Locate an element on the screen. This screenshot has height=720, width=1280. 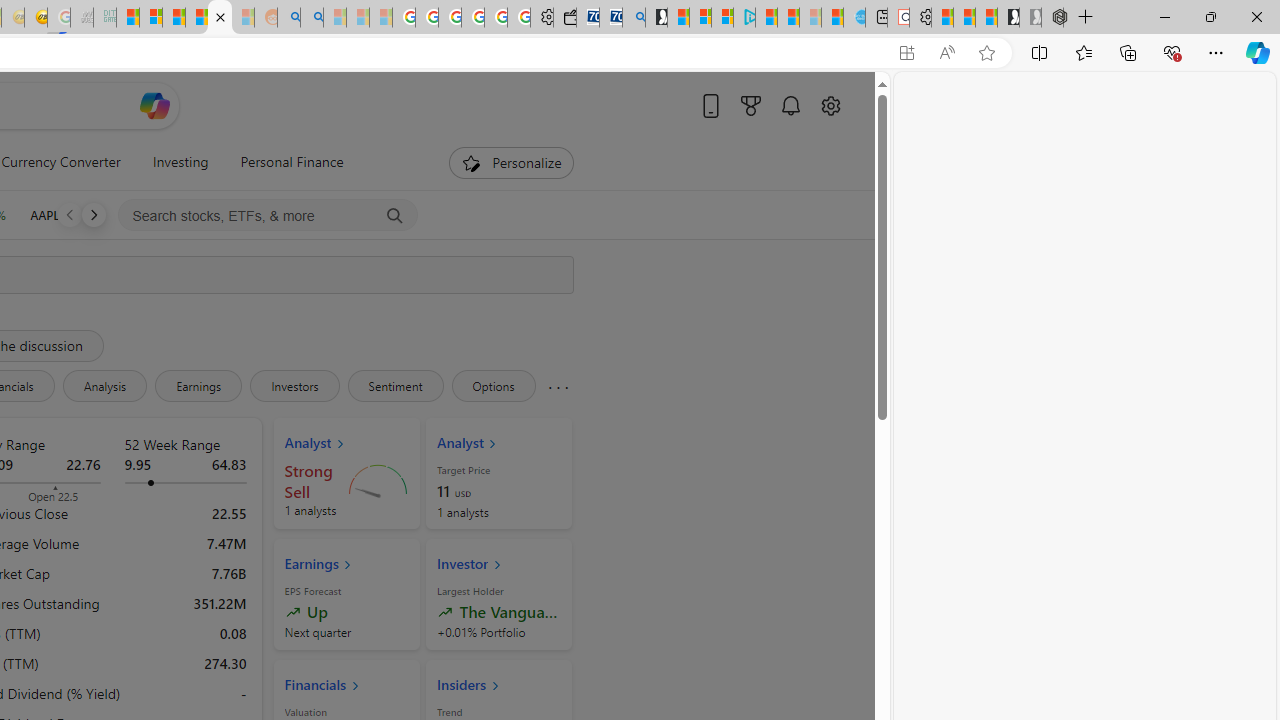
'Earnings' is located at coordinates (199, 385).